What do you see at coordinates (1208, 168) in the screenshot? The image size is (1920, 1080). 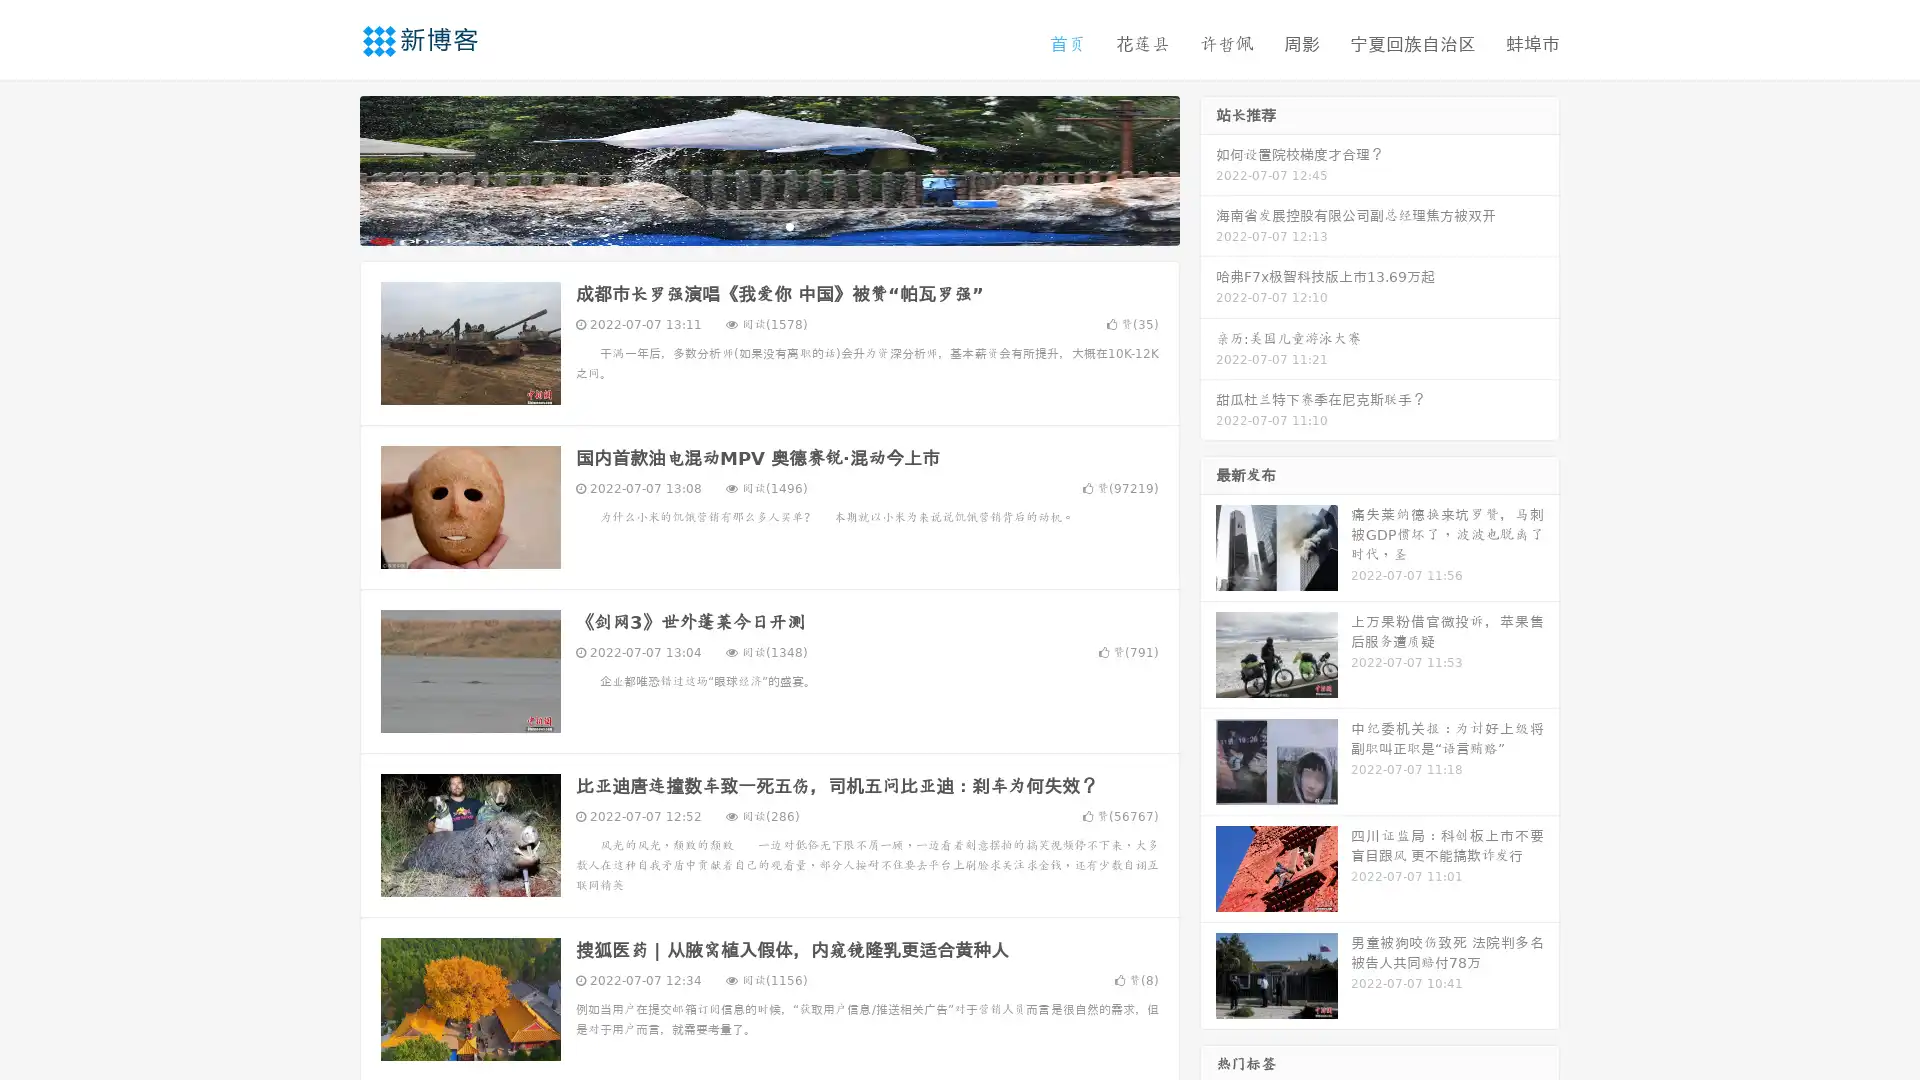 I see `Next slide` at bounding box center [1208, 168].